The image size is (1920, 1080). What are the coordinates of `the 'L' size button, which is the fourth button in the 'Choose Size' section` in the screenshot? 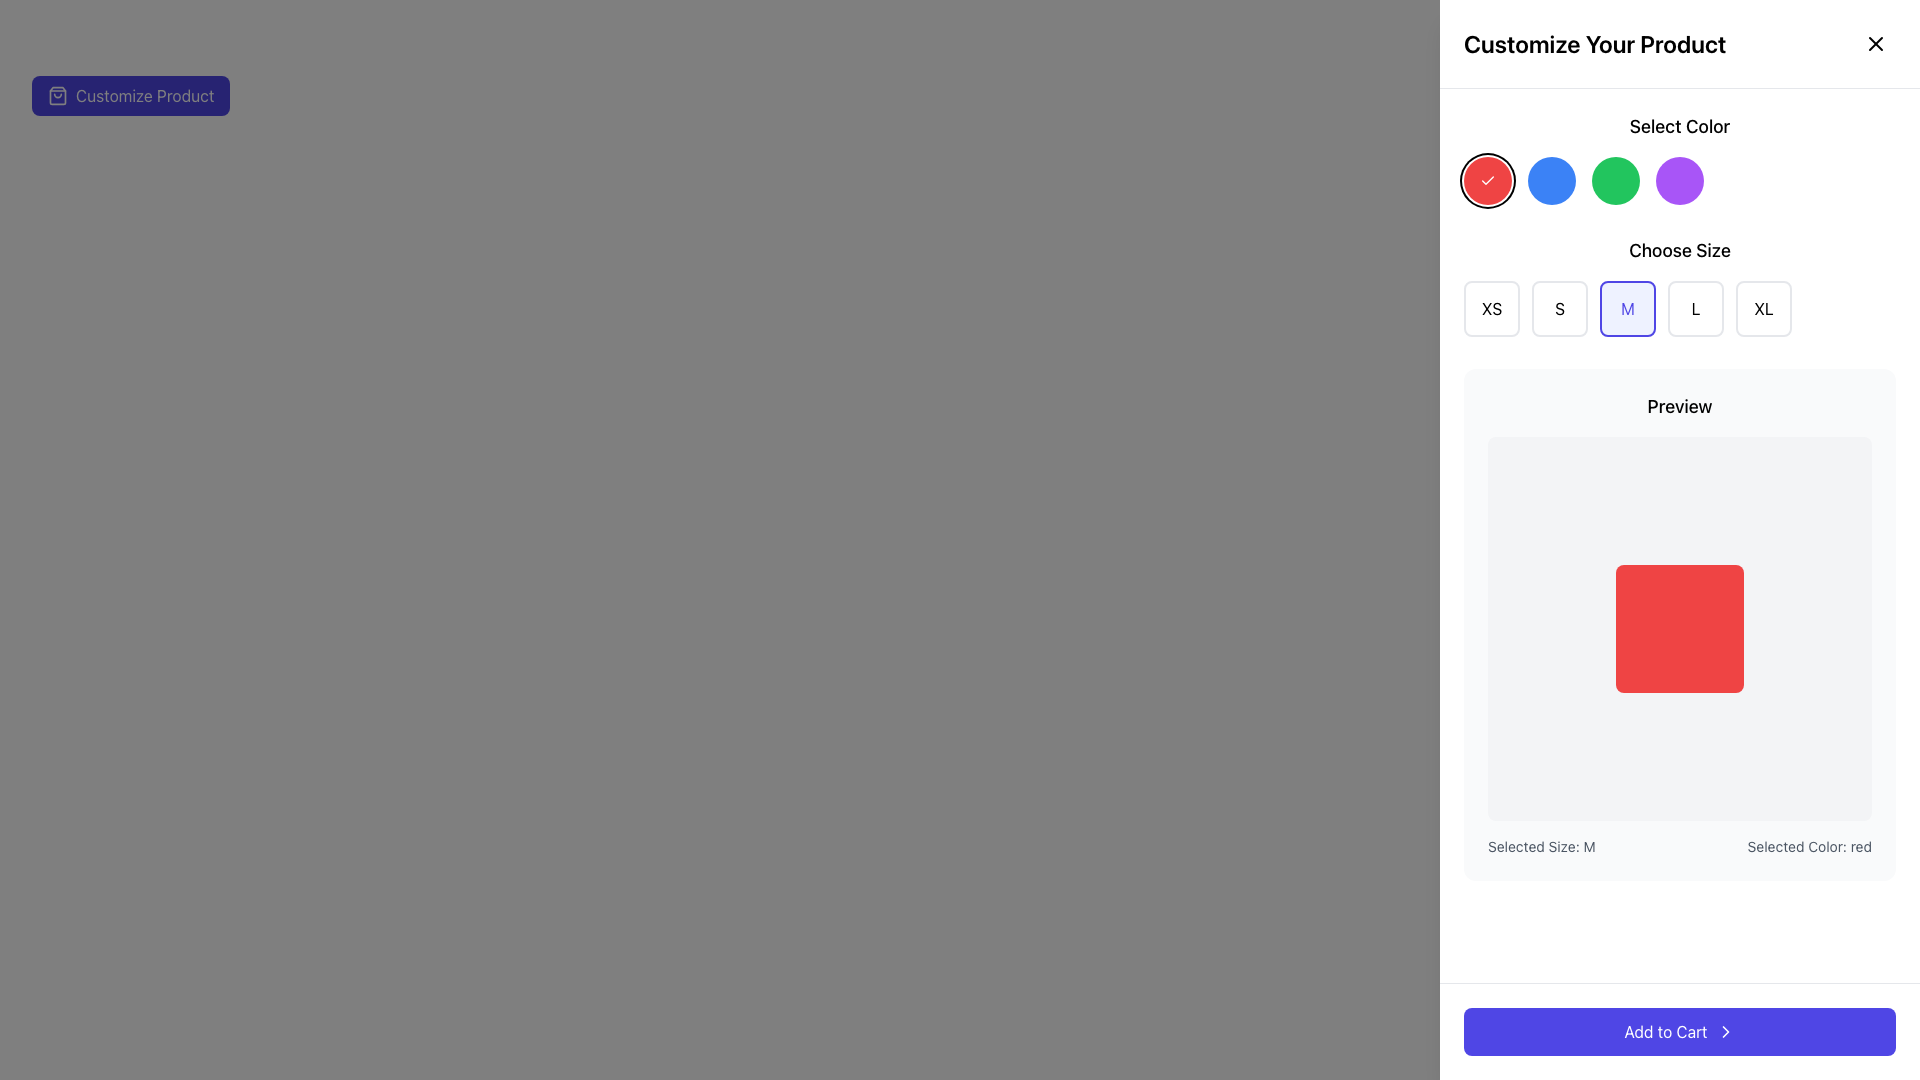 It's located at (1694, 308).